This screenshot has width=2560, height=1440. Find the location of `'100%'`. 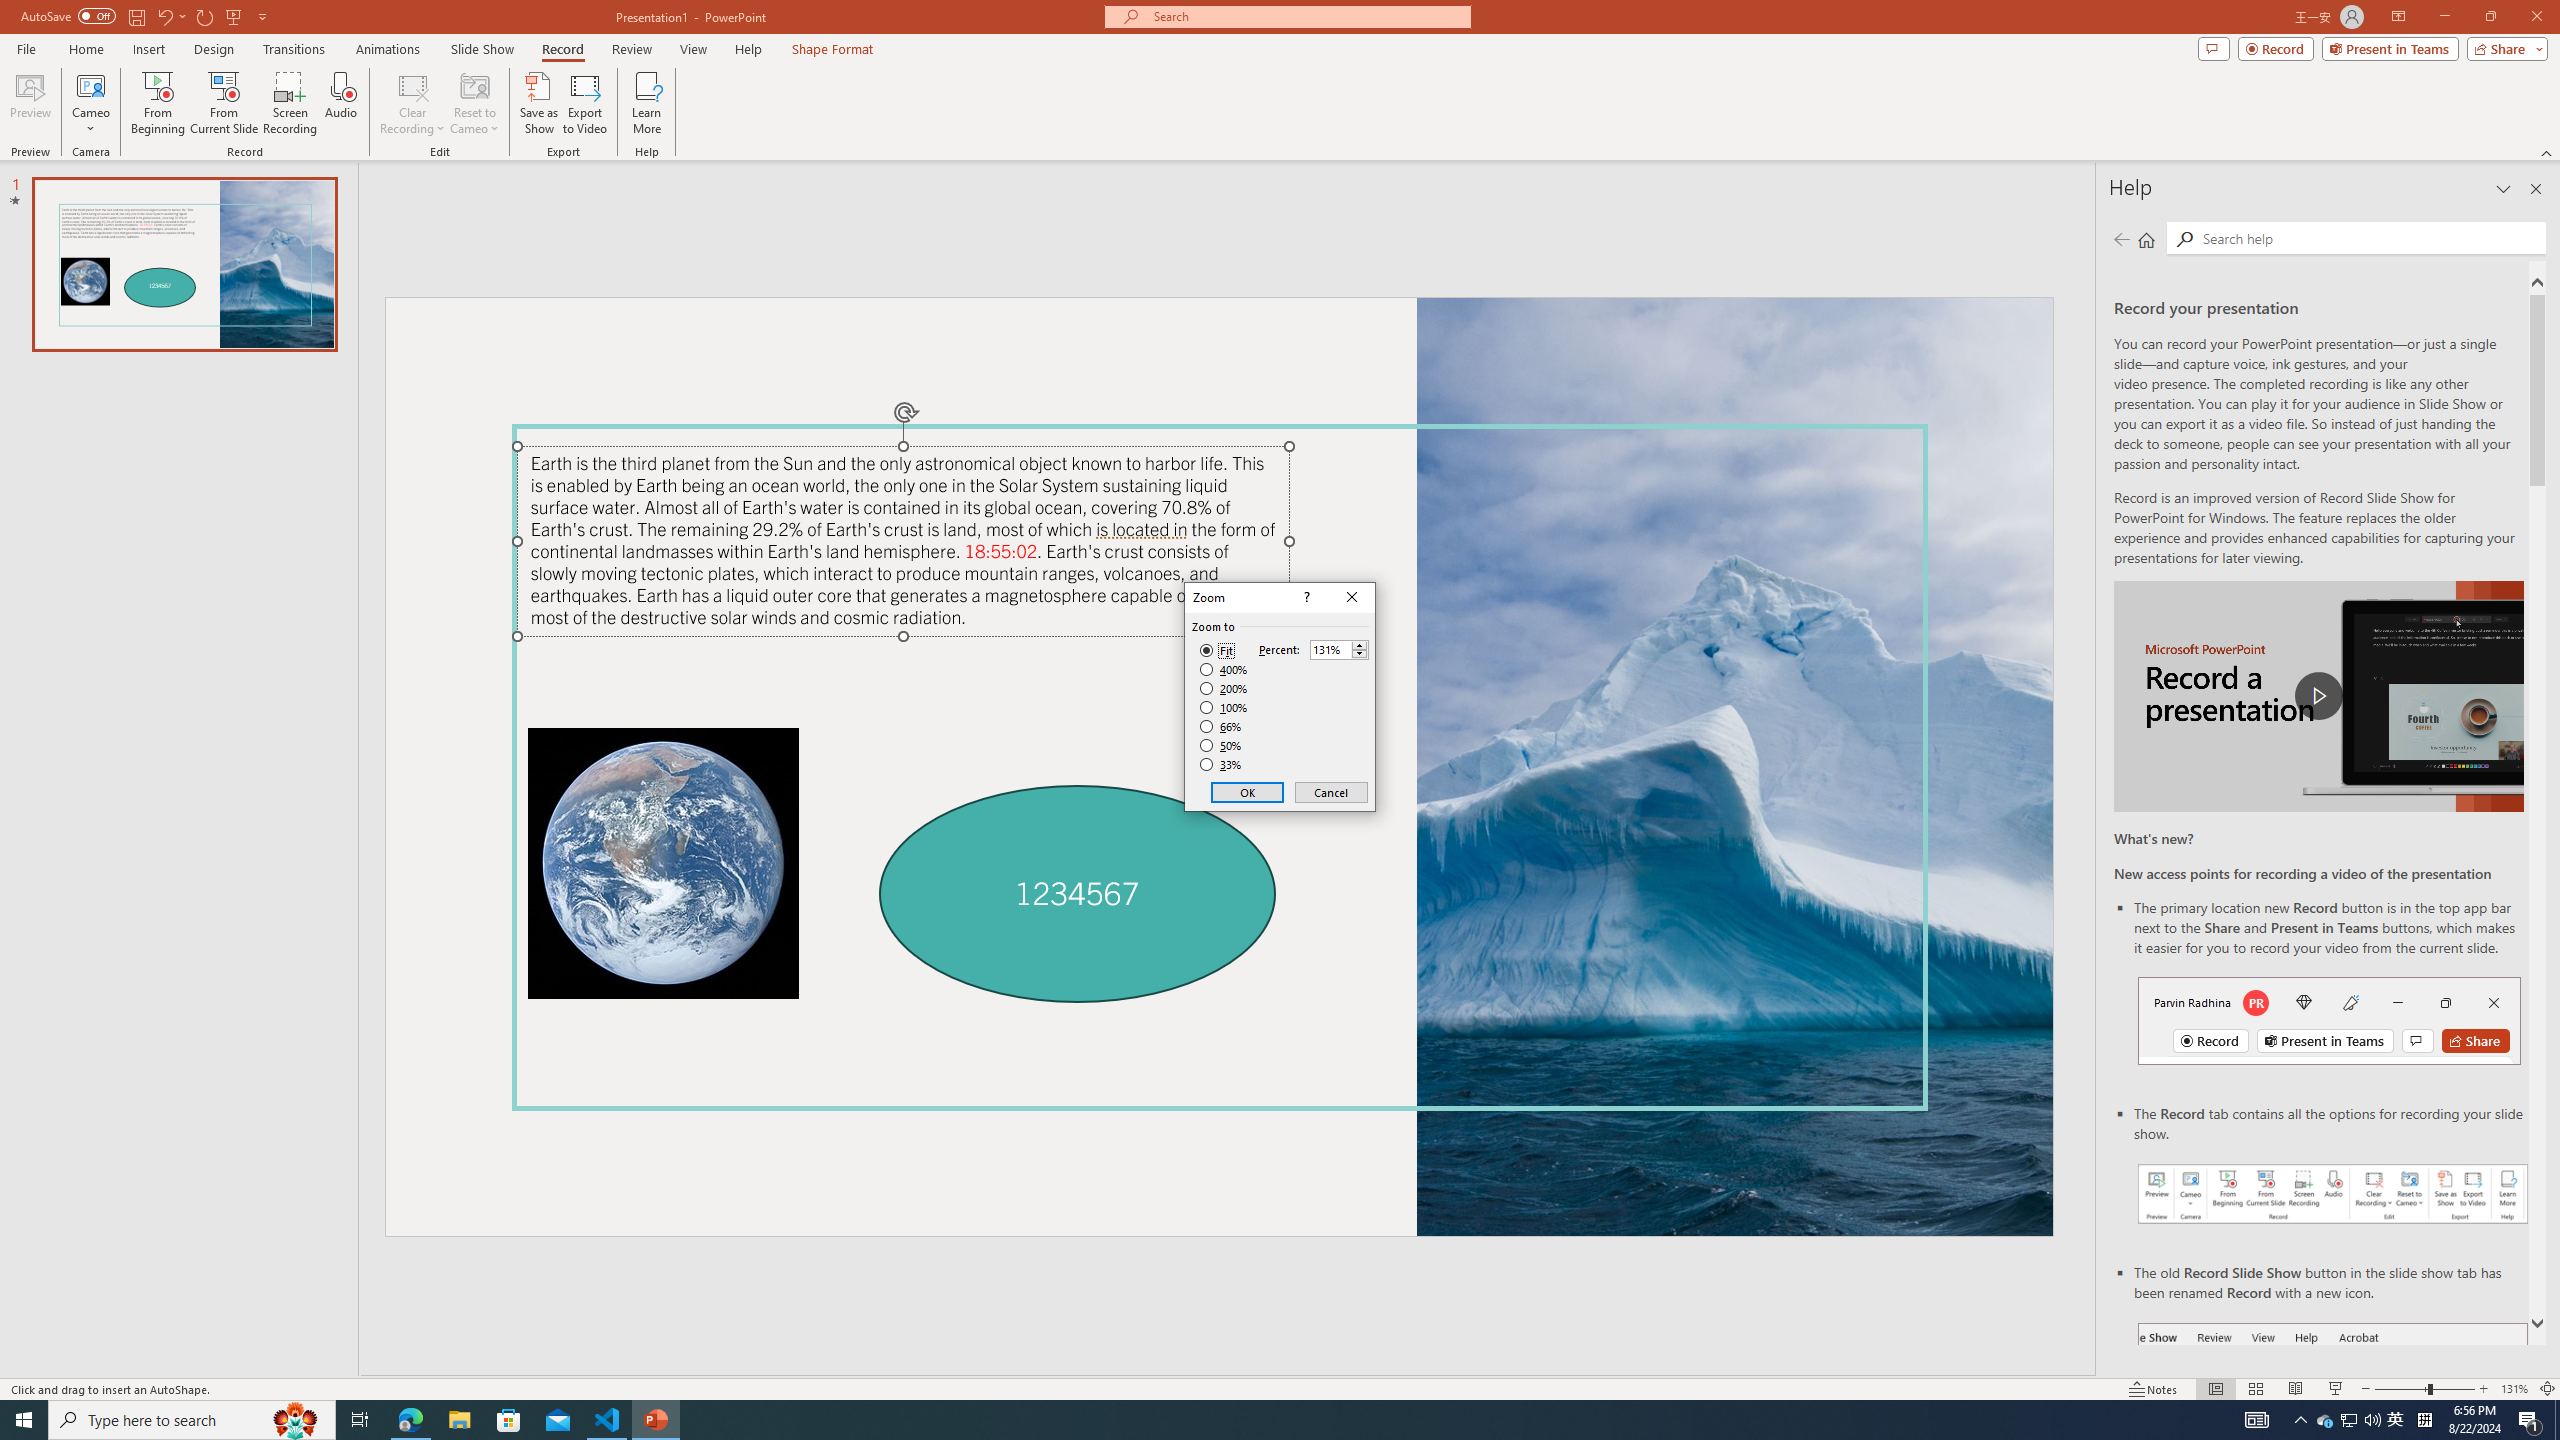

'100%' is located at coordinates (1223, 706).